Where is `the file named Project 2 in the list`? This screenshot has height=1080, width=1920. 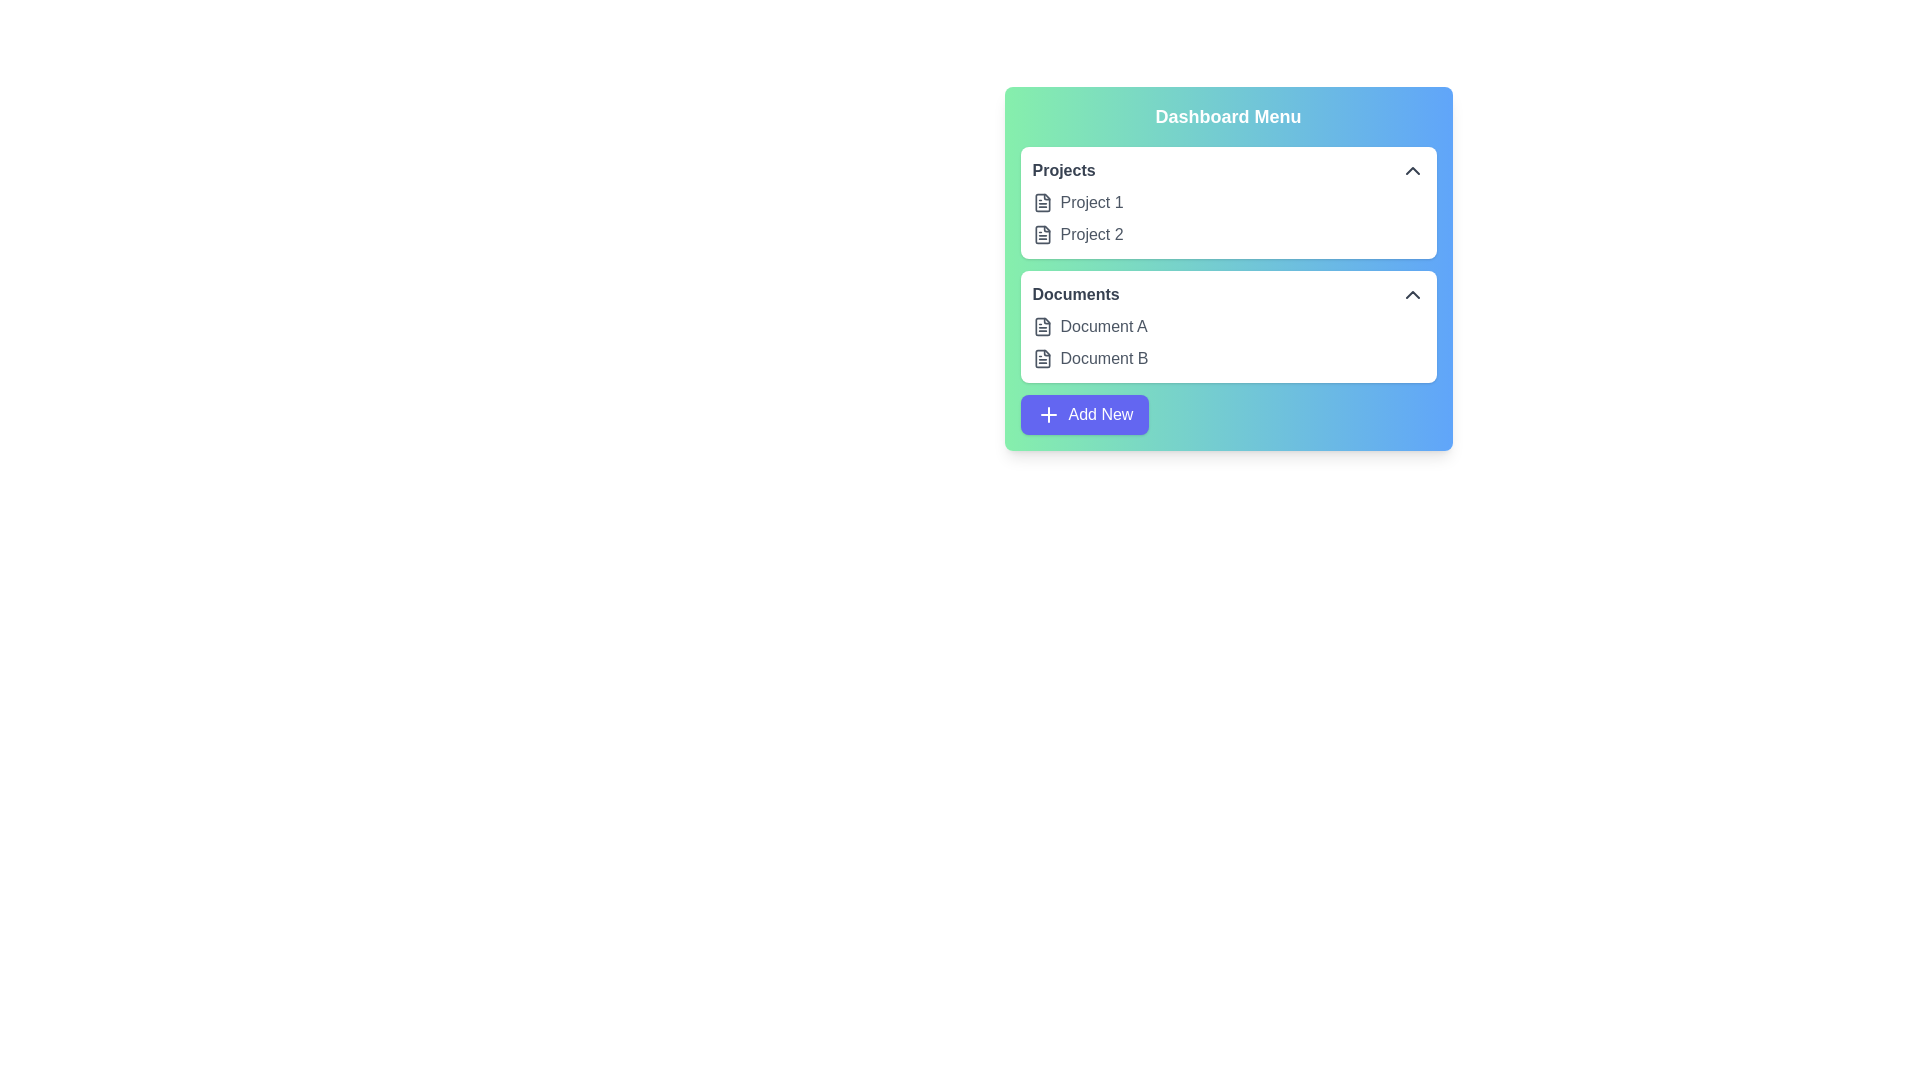 the file named Project 2 in the list is located at coordinates (1041, 234).